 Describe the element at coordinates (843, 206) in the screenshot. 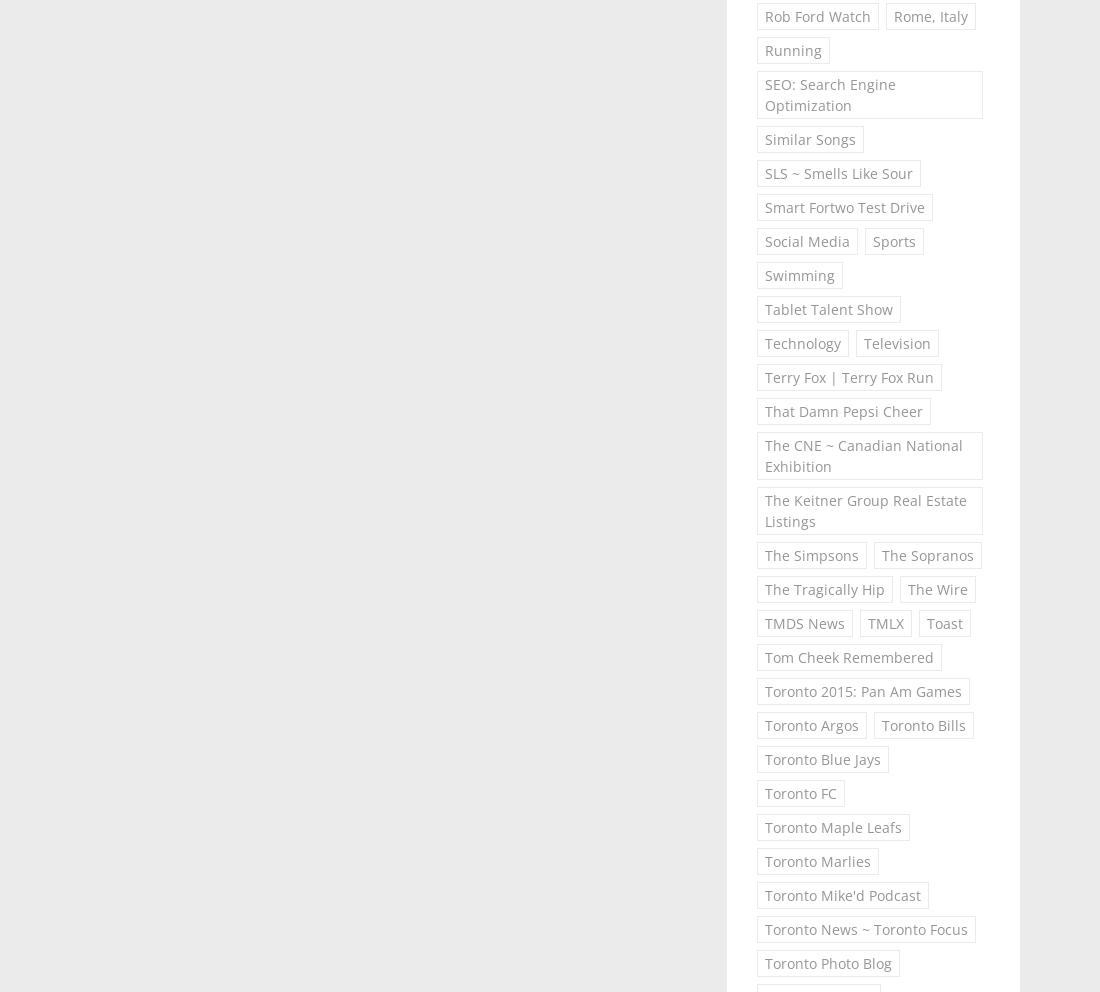

I see `'Smart Fortwo Test Drive'` at that location.